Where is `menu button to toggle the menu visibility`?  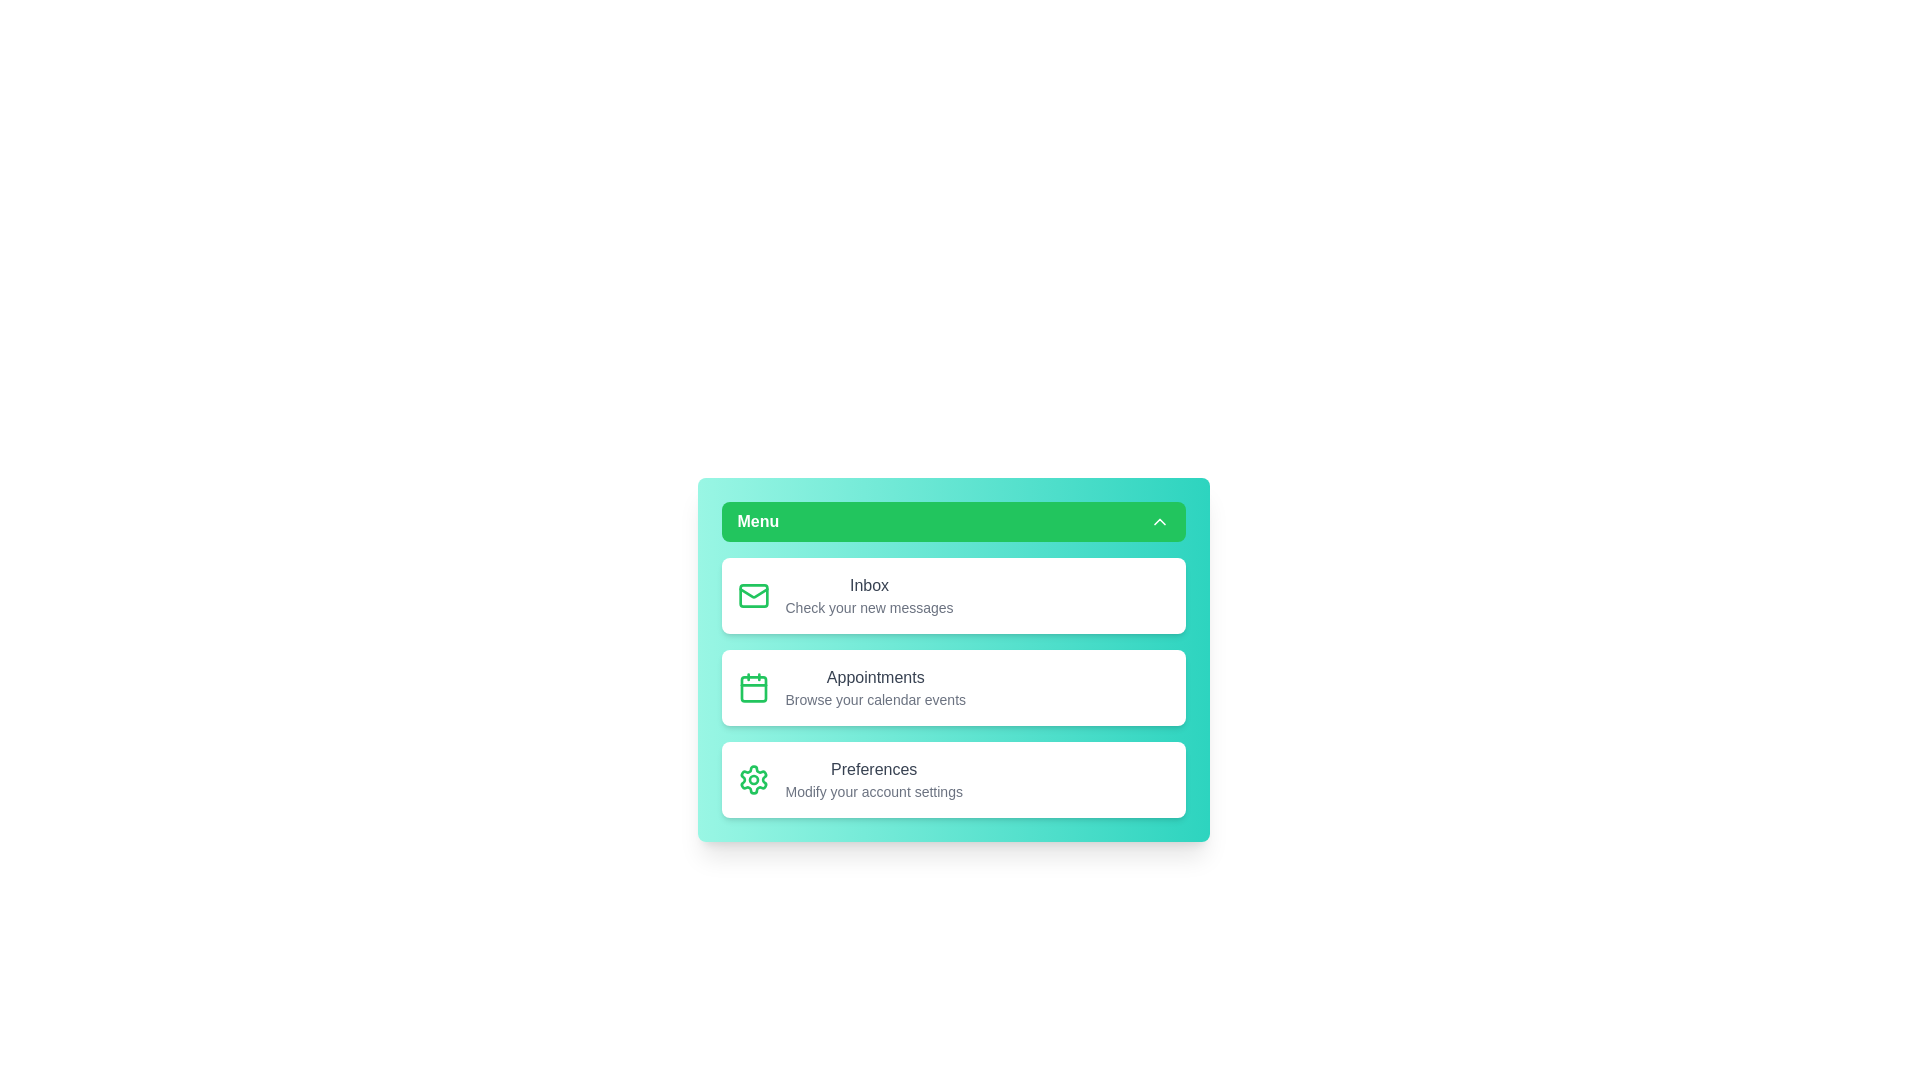
menu button to toggle the menu visibility is located at coordinates (952, 520).